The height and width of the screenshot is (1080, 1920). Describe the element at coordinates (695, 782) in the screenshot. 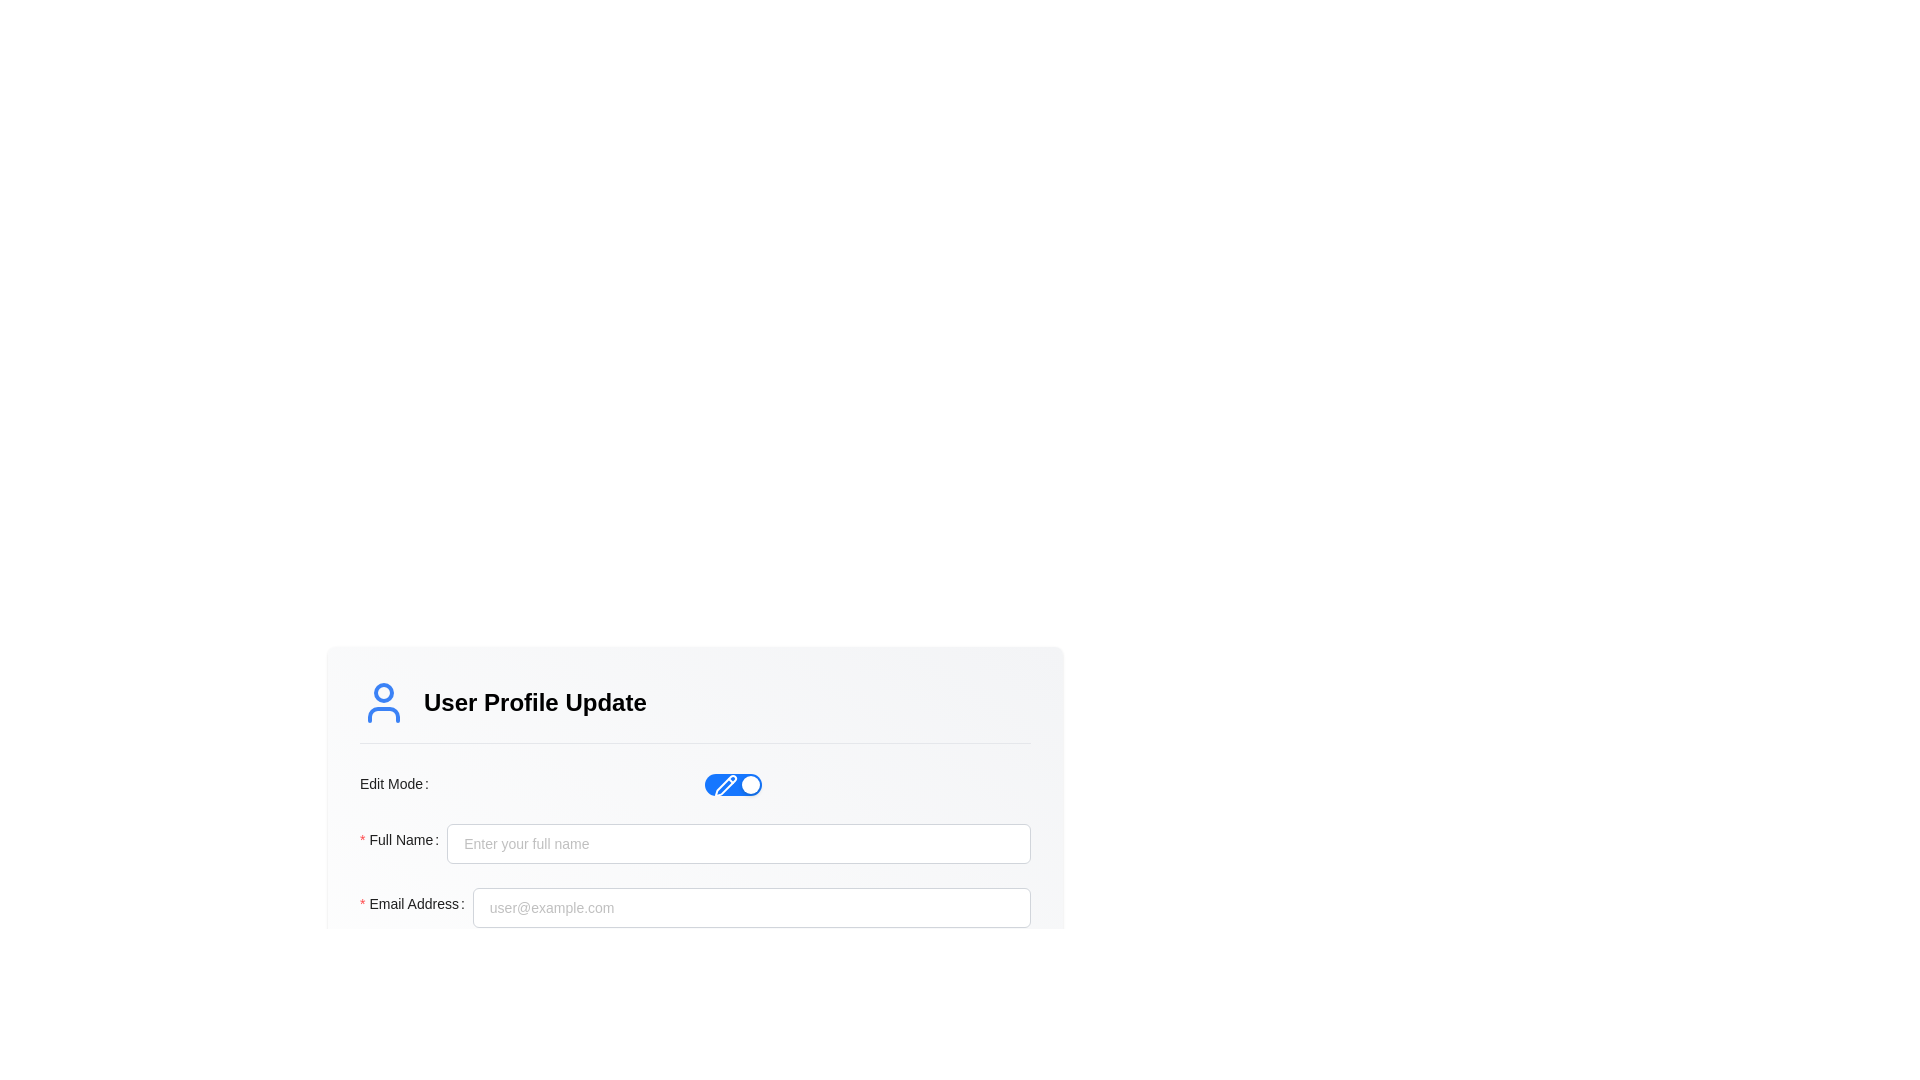

I see `the blue and white toggle switch labeled 'Edit Mode' within the 'User Profile Update' form` at that location.